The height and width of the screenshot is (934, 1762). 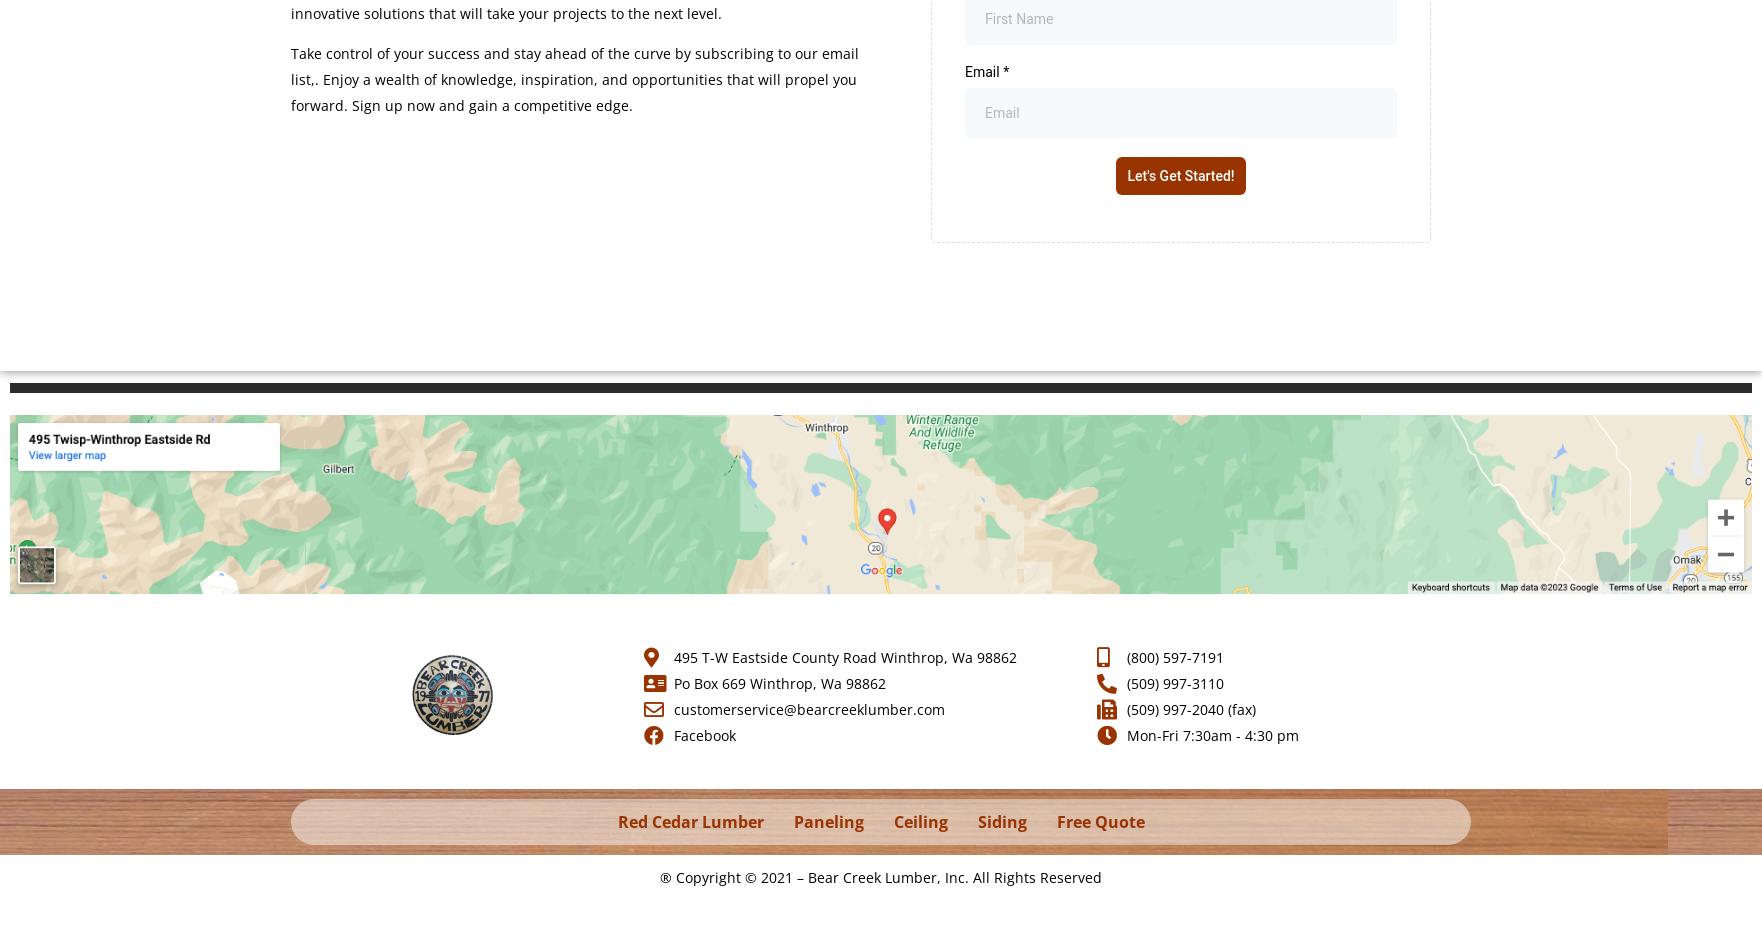 I want to click on 'Paneling', so click(x=792, y=820).